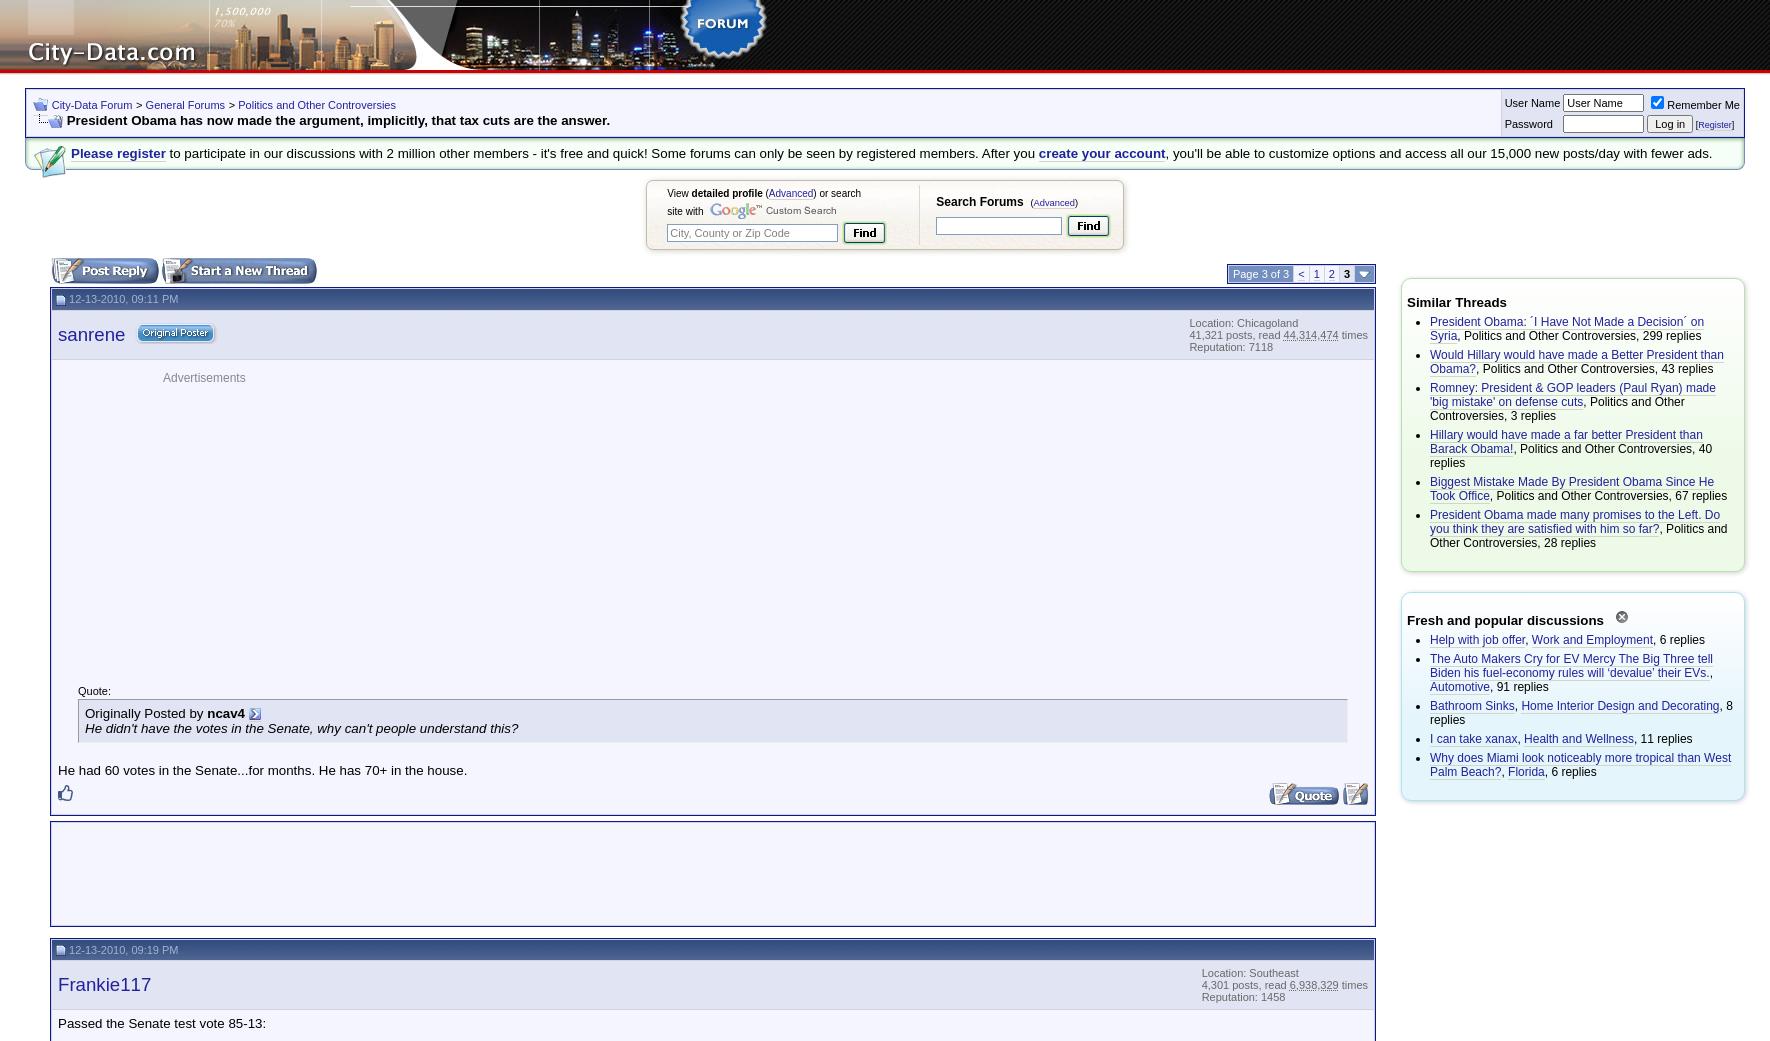  What do you see at coordinates (1578, 336) in the screenshot?
I see `', Politics and Other Controversies, 299 replies'` at bounding box center [1578, 336].